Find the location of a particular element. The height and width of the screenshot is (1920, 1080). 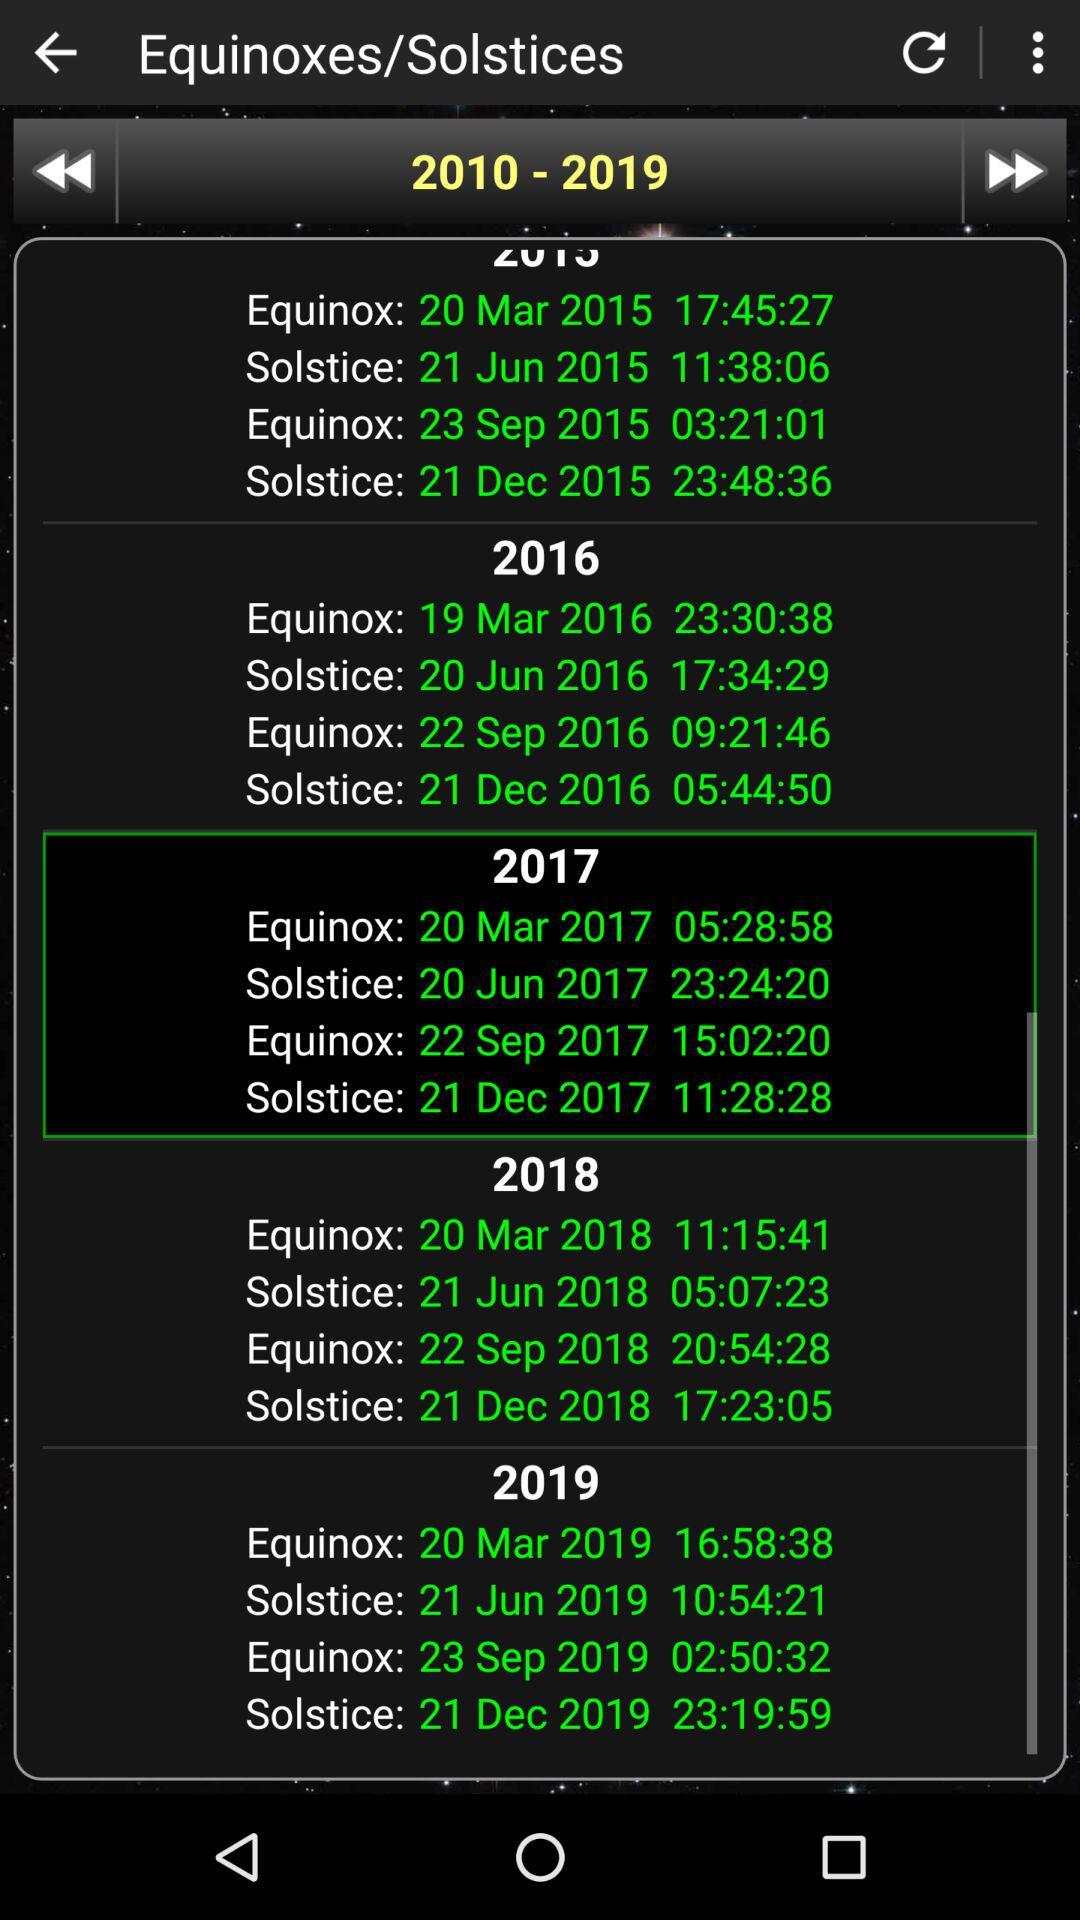

back button is located at coordinates (54, 52).